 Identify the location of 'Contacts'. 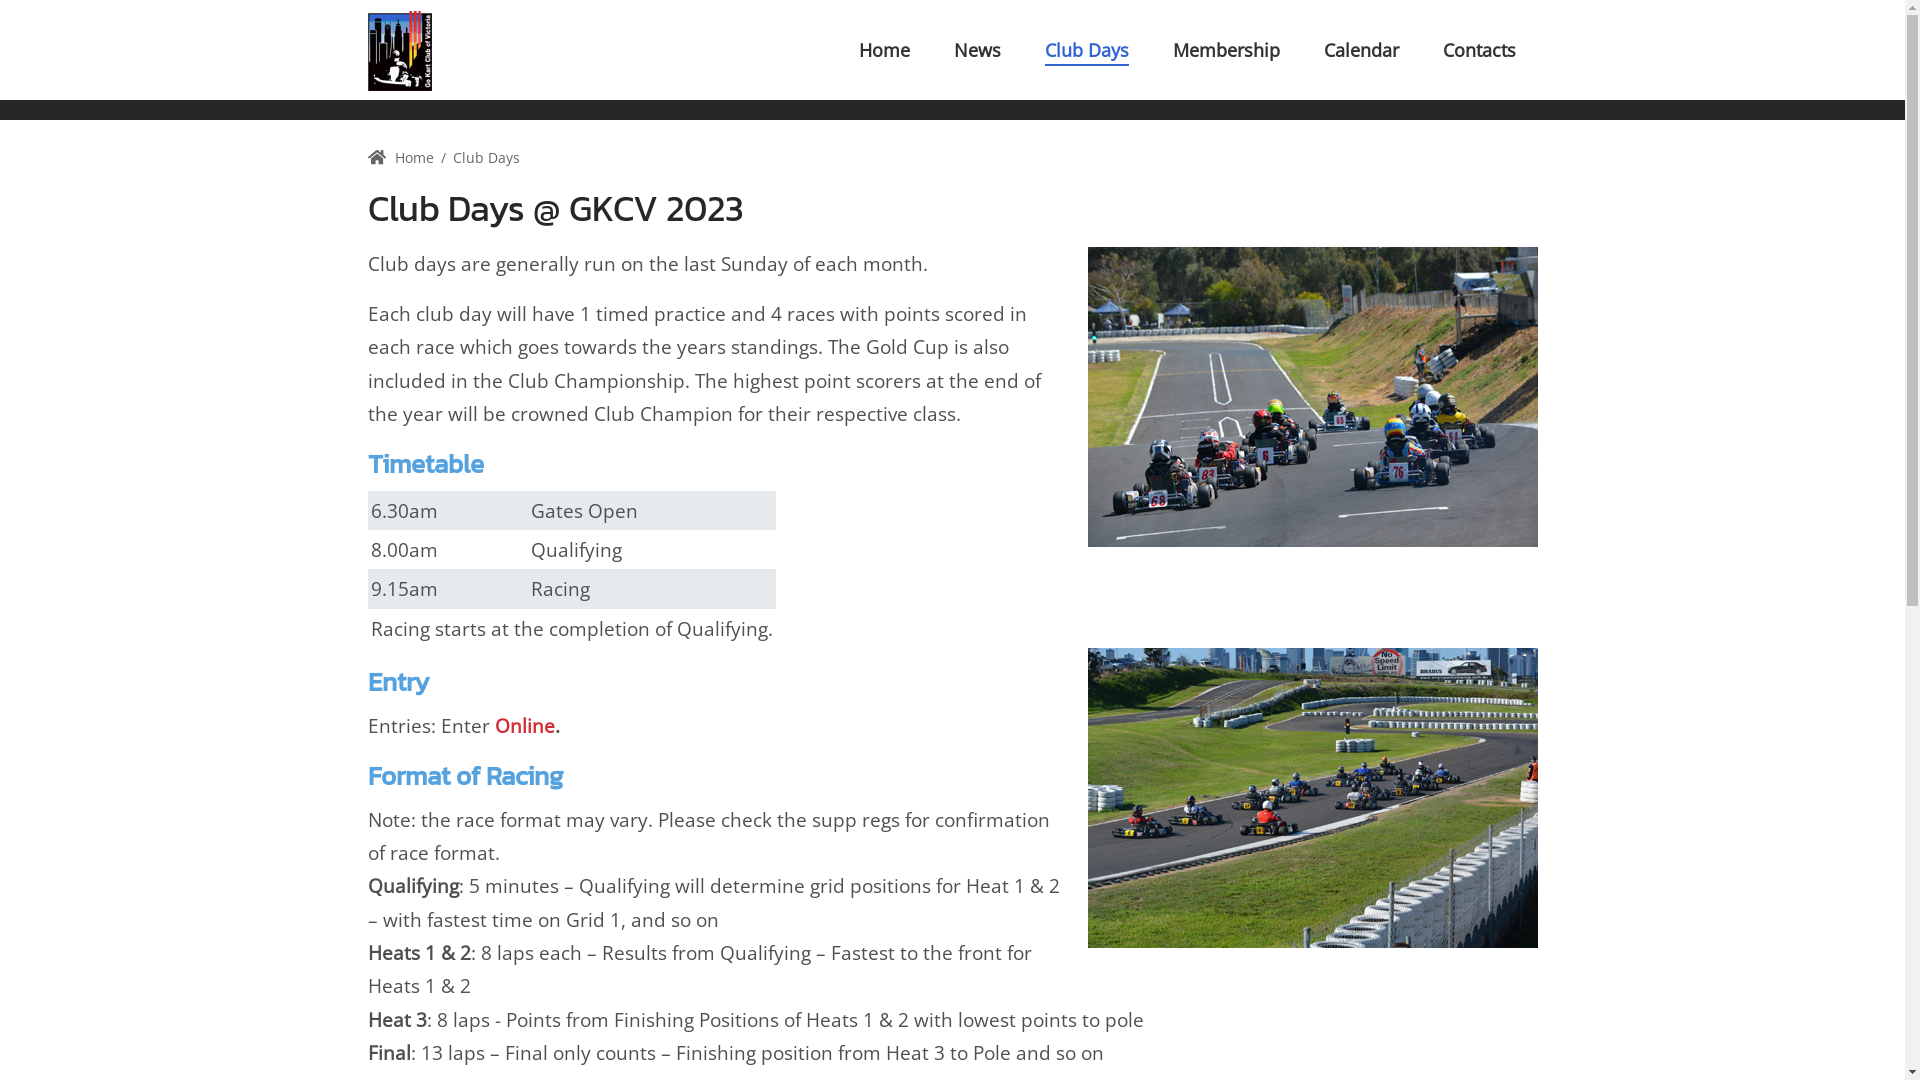
(1478, 49).